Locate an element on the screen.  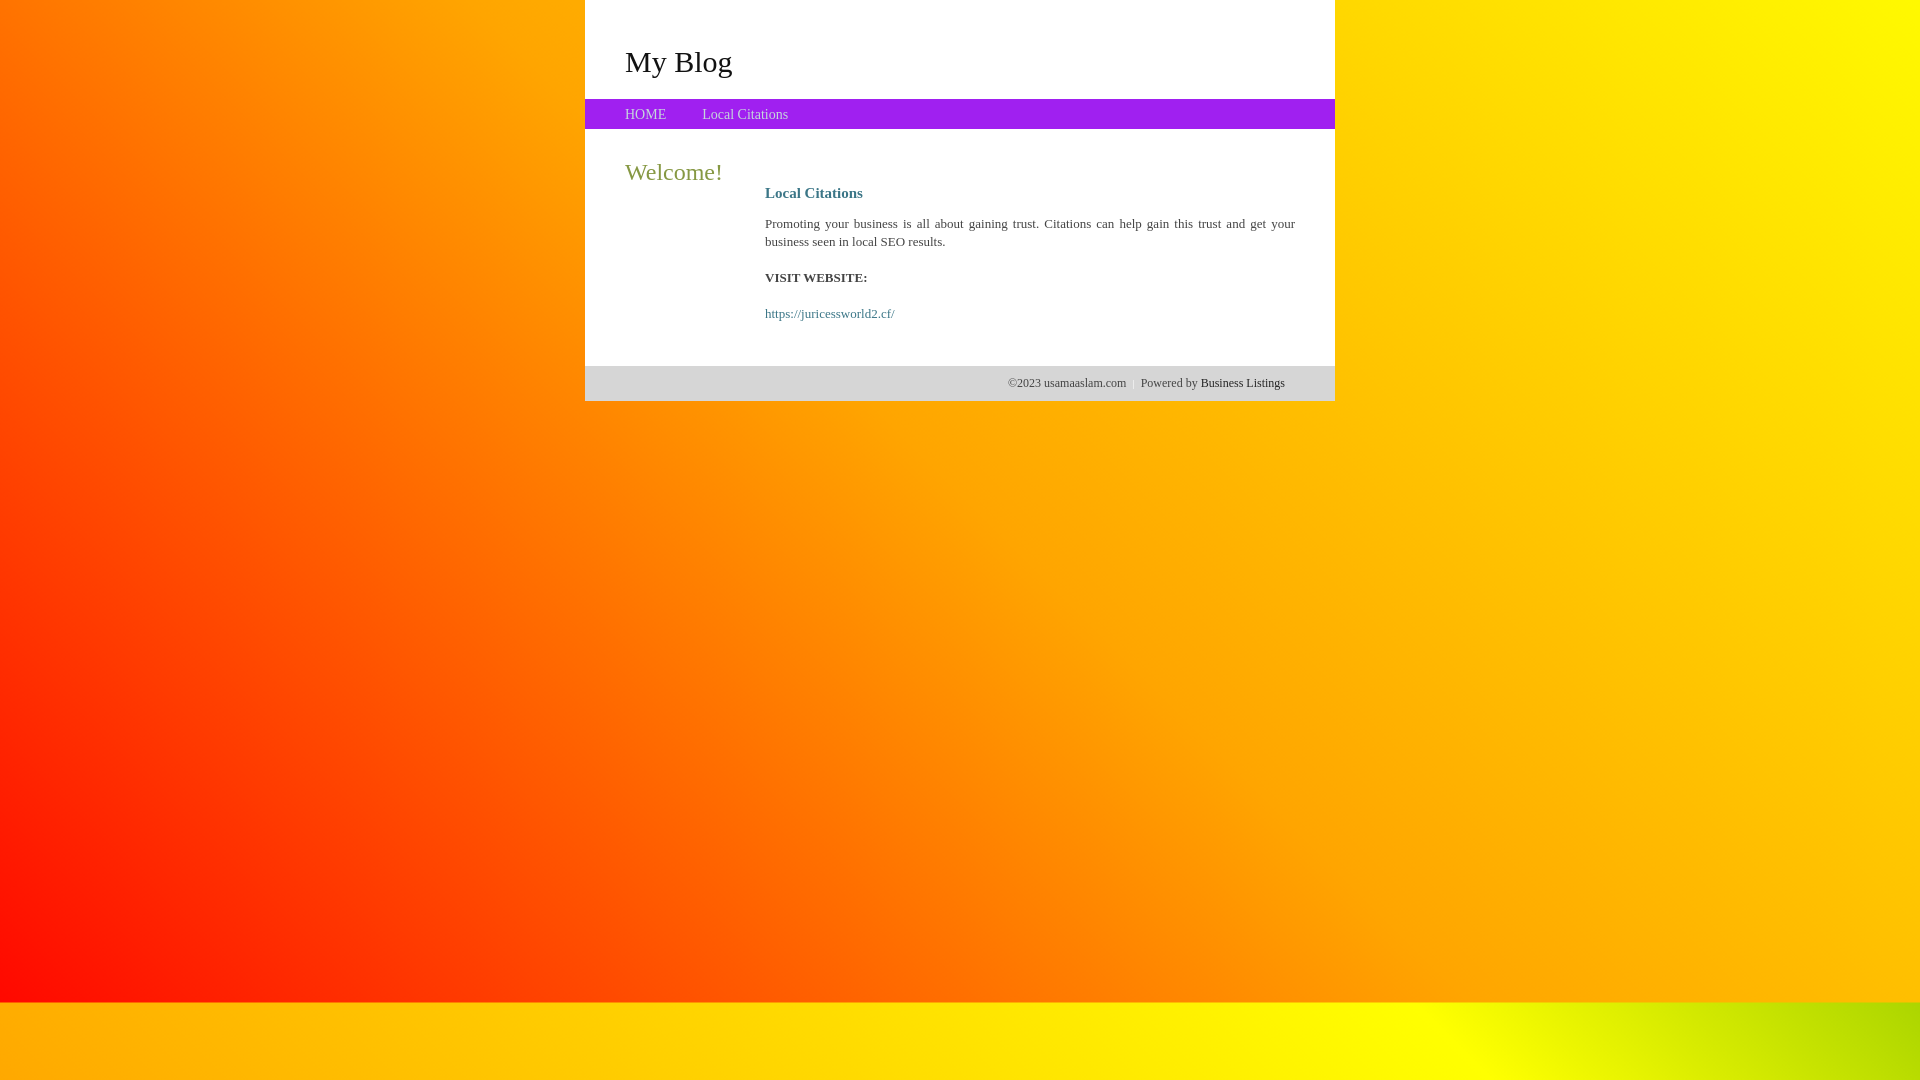
'My Blog' is located at coordinates (678, 60).